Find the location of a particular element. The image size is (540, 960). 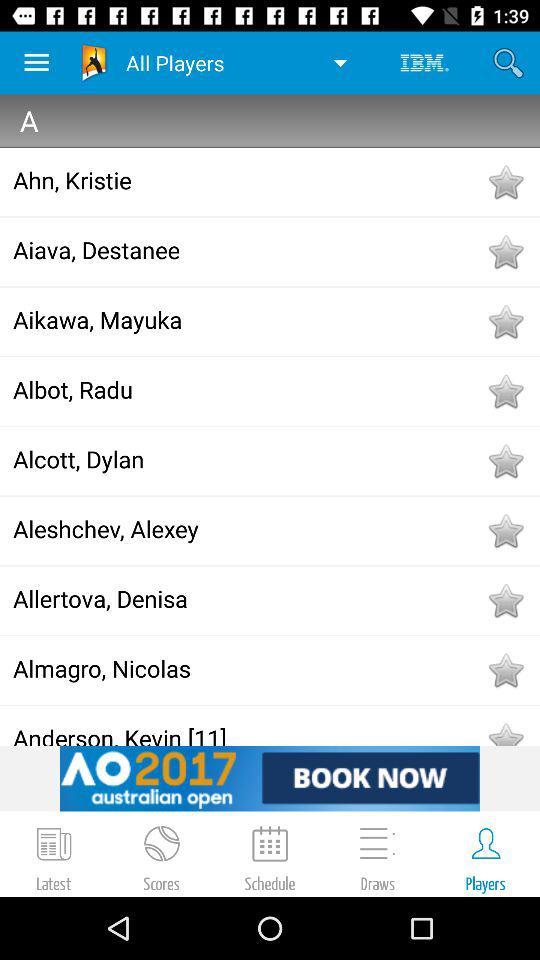

allertova, denisa icon is located at coordinates (248, 598).